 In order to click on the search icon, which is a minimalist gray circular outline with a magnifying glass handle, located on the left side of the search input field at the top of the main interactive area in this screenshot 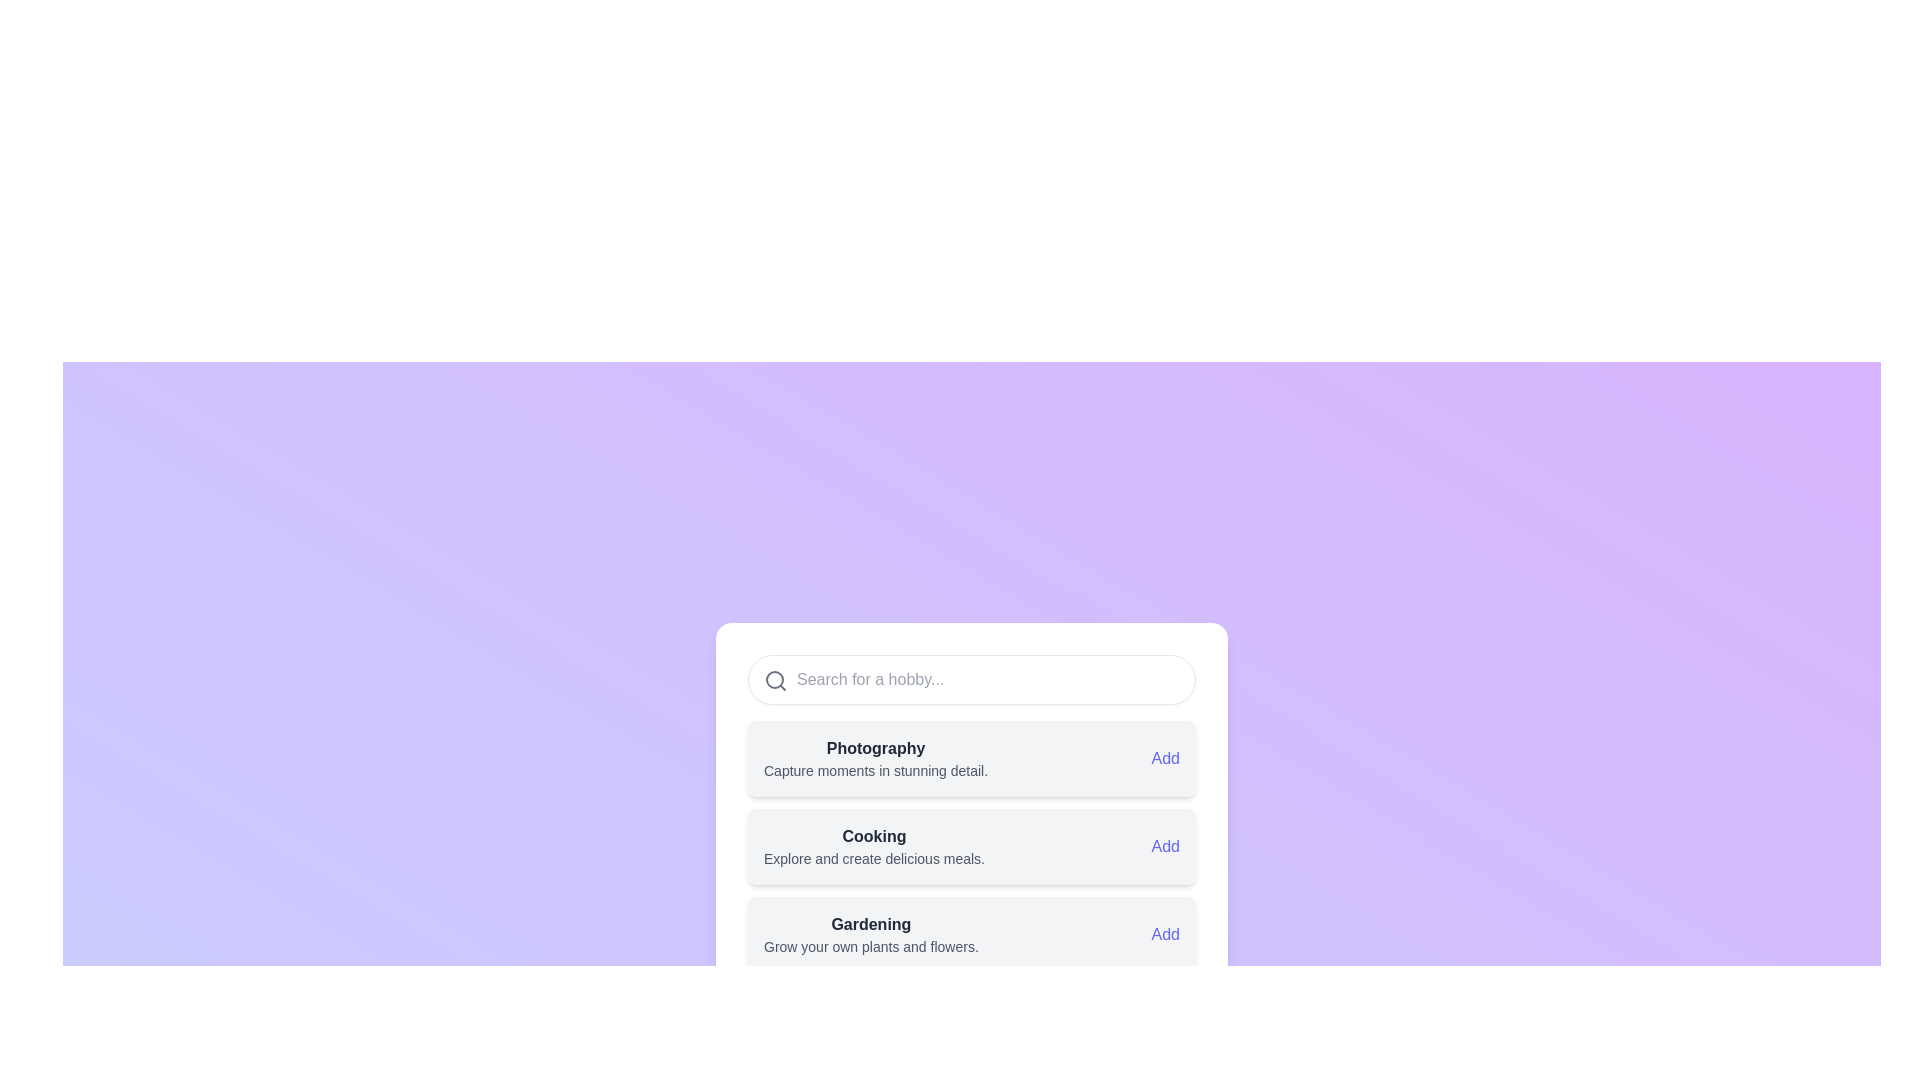, I will do `click(775, 680)`.